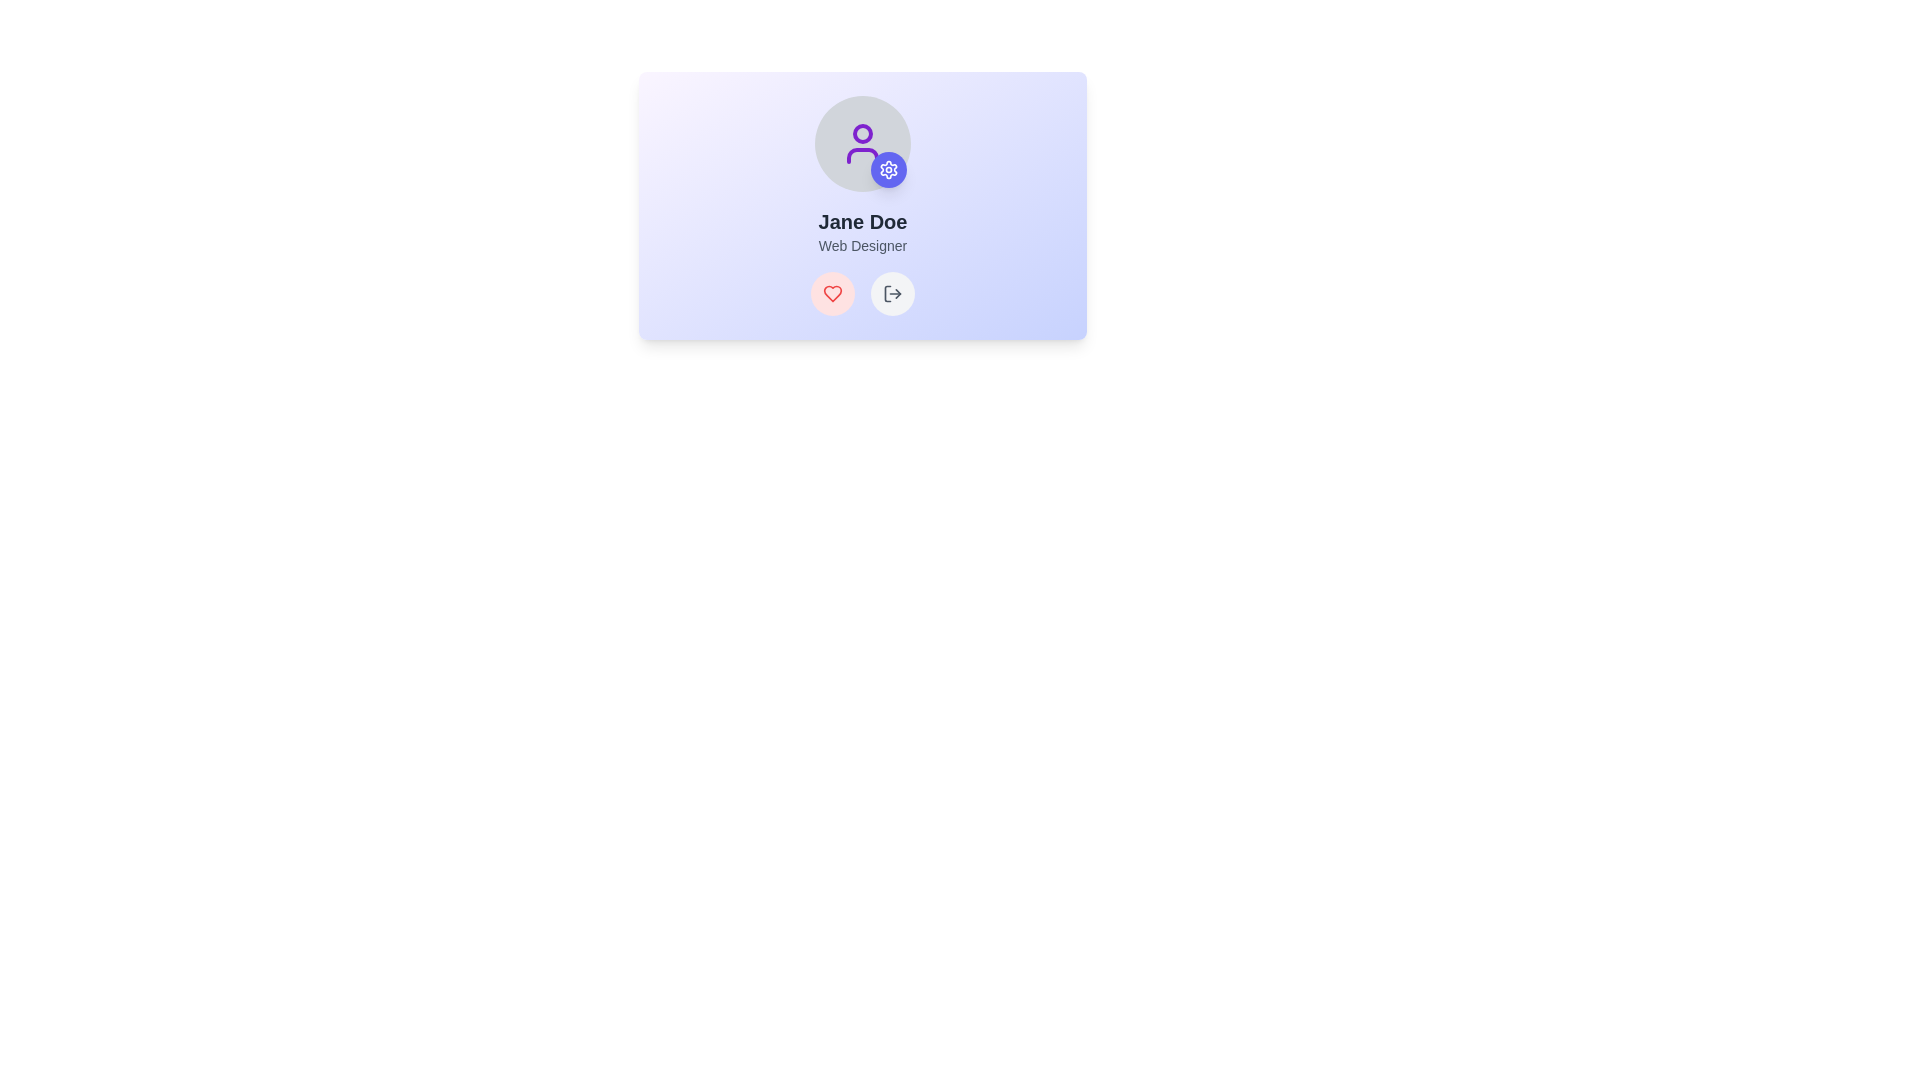 This screenshot has height=1080, width=1920. Describe the element at coordinates (833, 293) in the screenshot. I see `the circular button with a pinkish-red background and a red heart-shaped icon` at that location.